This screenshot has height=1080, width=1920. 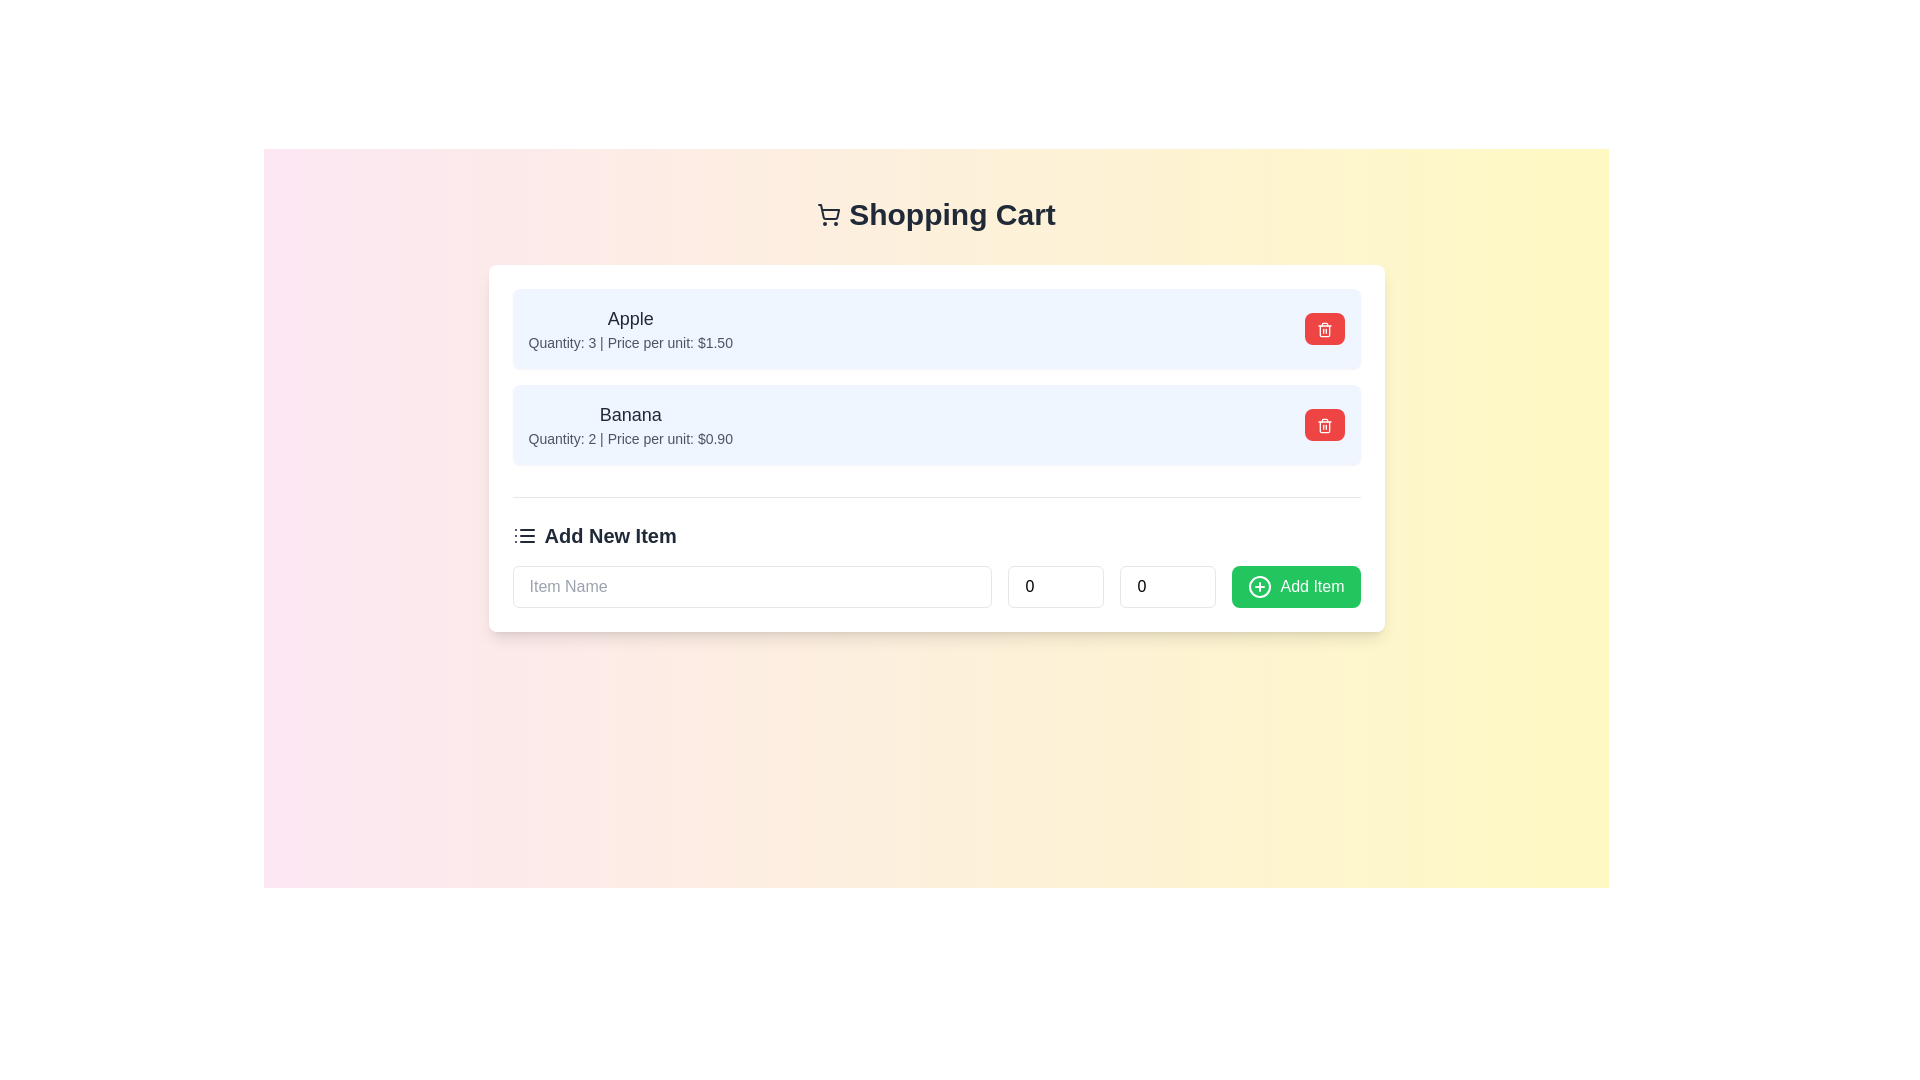 What do you see at coordinates (1324, 327) in the screenshot?
I see `the rounded red delete button with a trash can icon located on the right side of the 'Apple' item in the list` at bounding box center [1324, 327].